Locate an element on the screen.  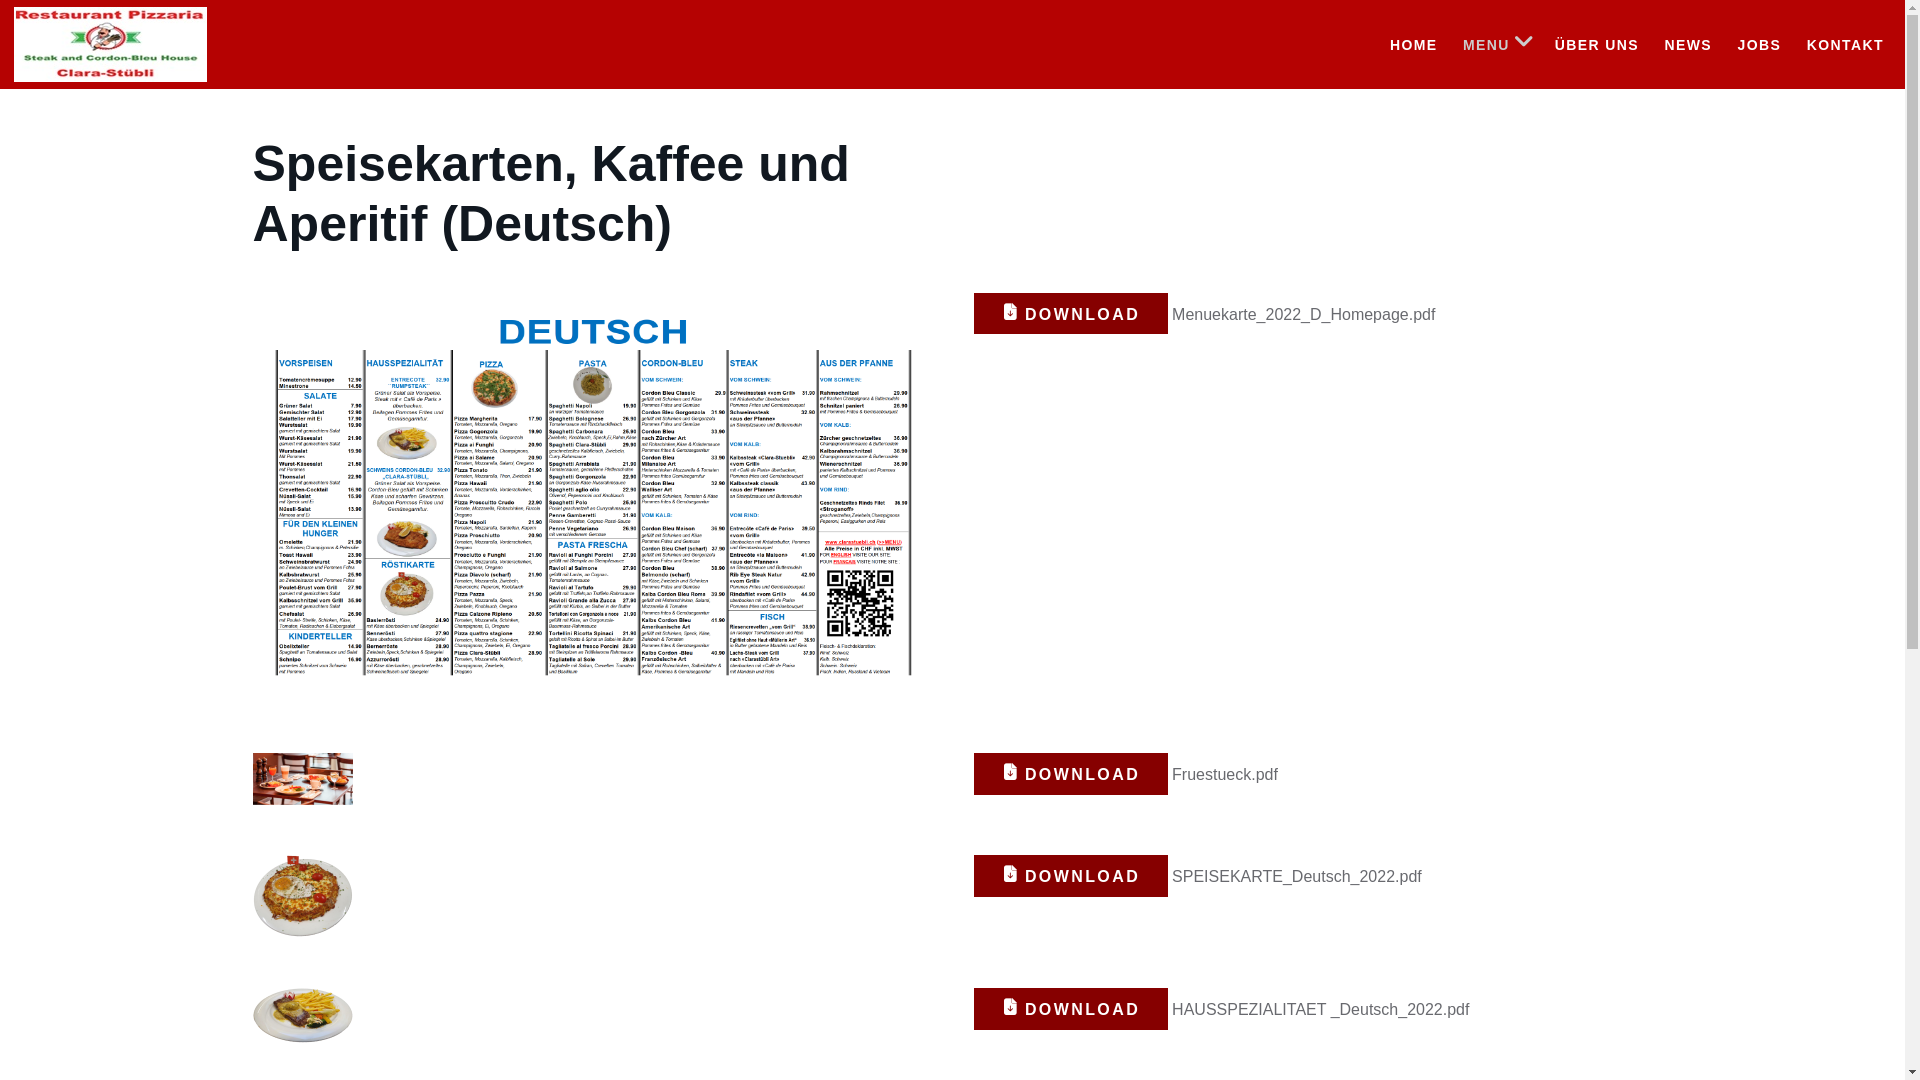
'HOME' is located at coordinates (1409, 43).